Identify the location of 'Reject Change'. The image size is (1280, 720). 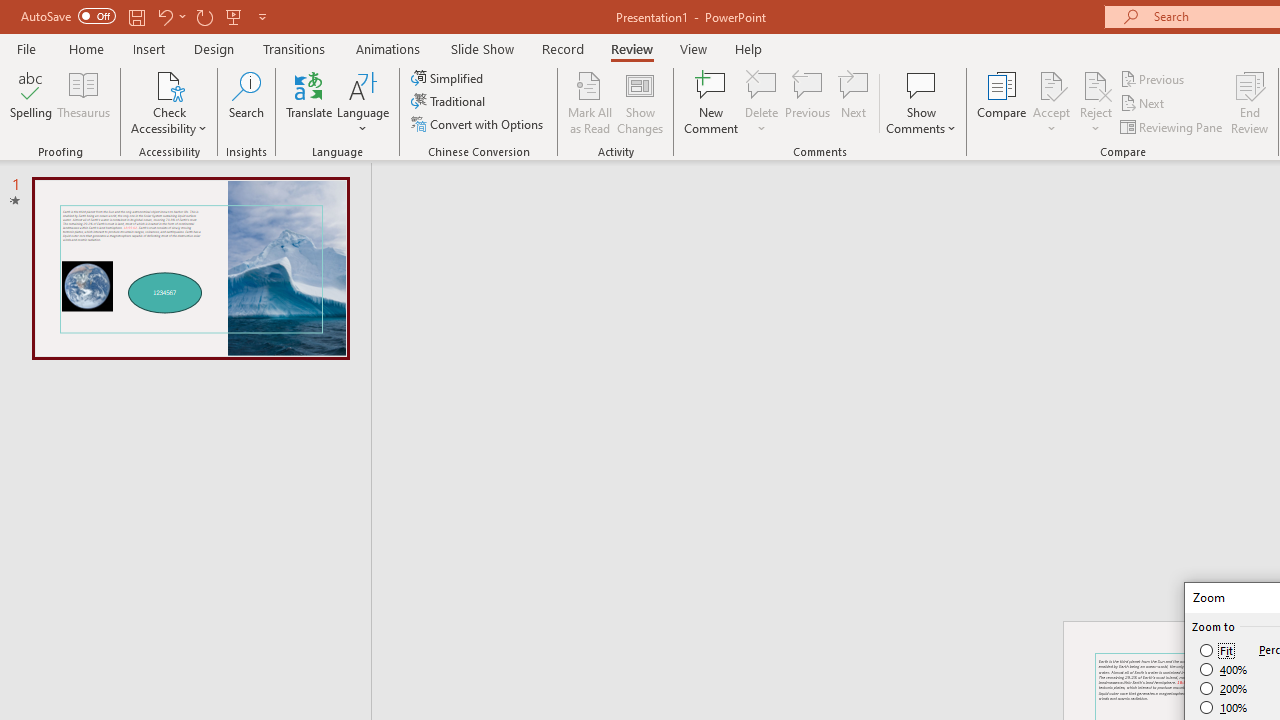
(1095, 84).